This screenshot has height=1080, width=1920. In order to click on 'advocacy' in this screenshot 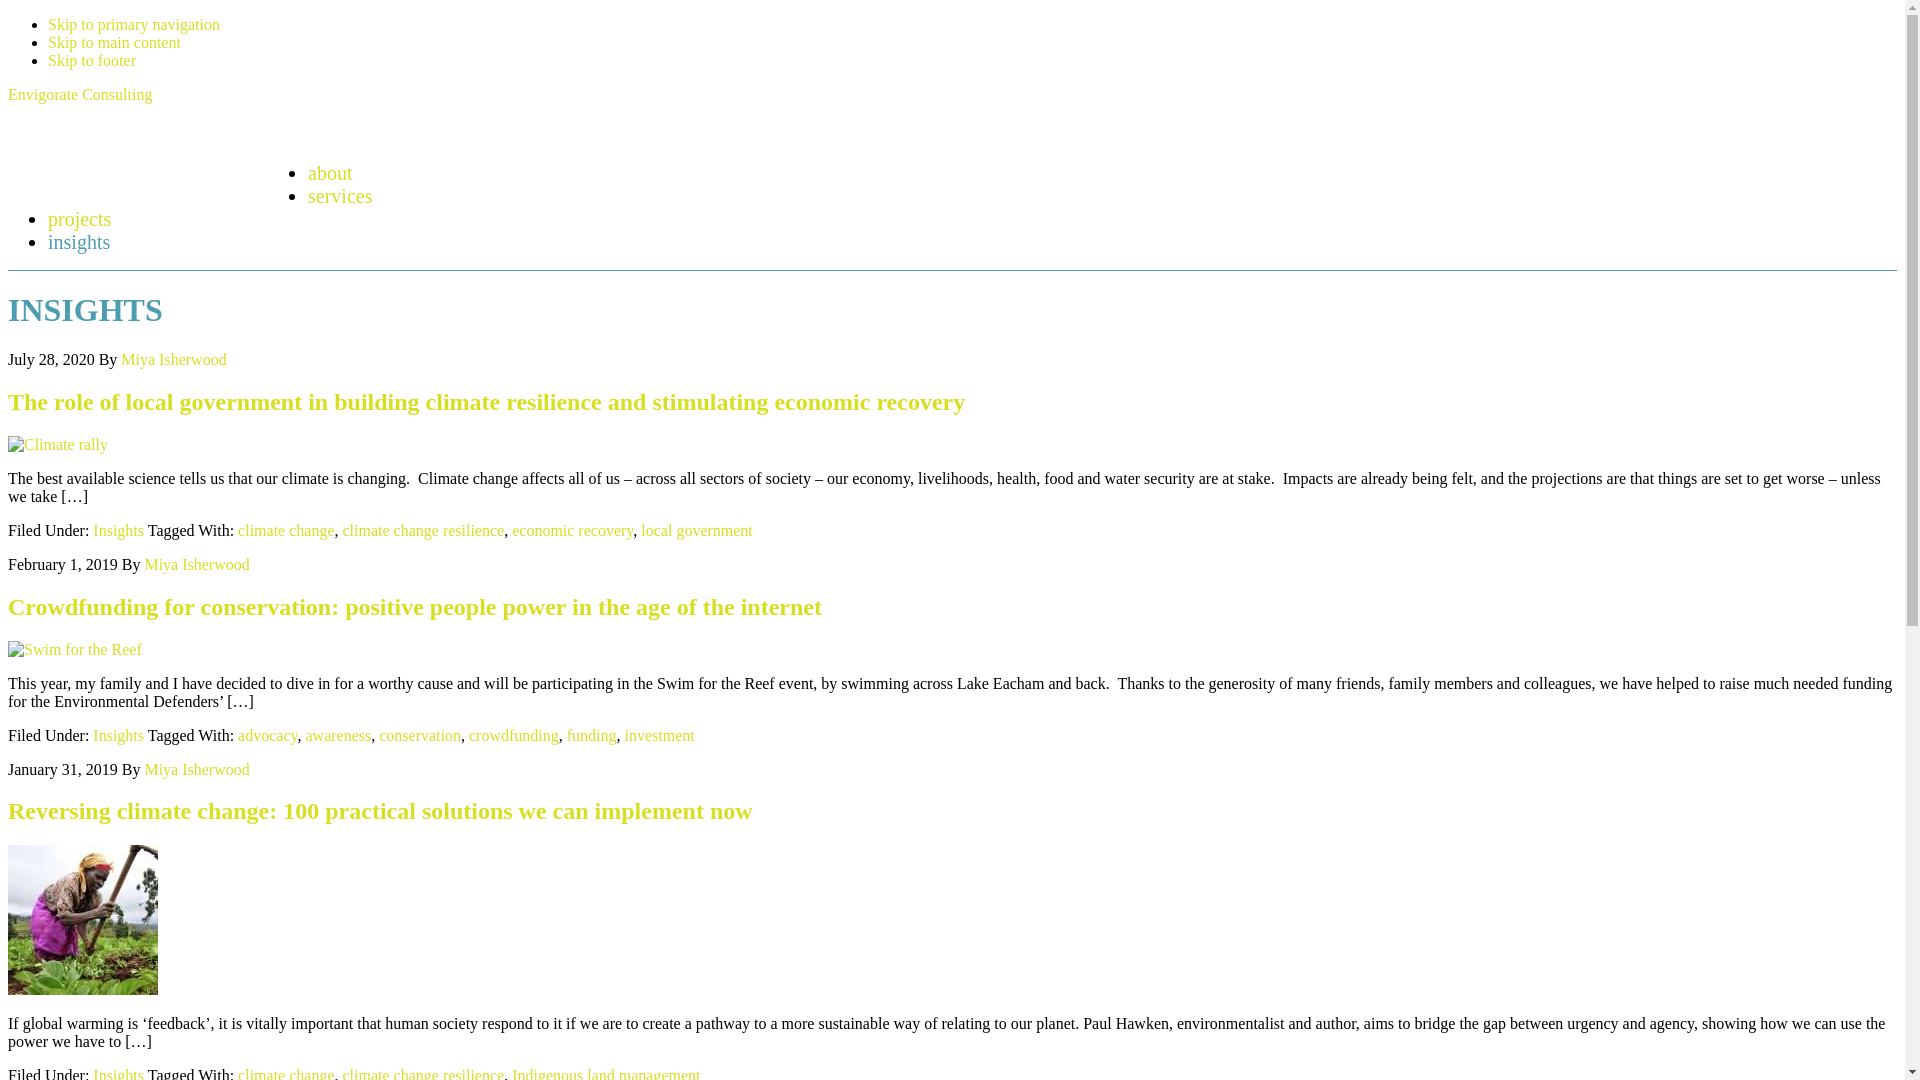, I will do `click(238, 734)`.